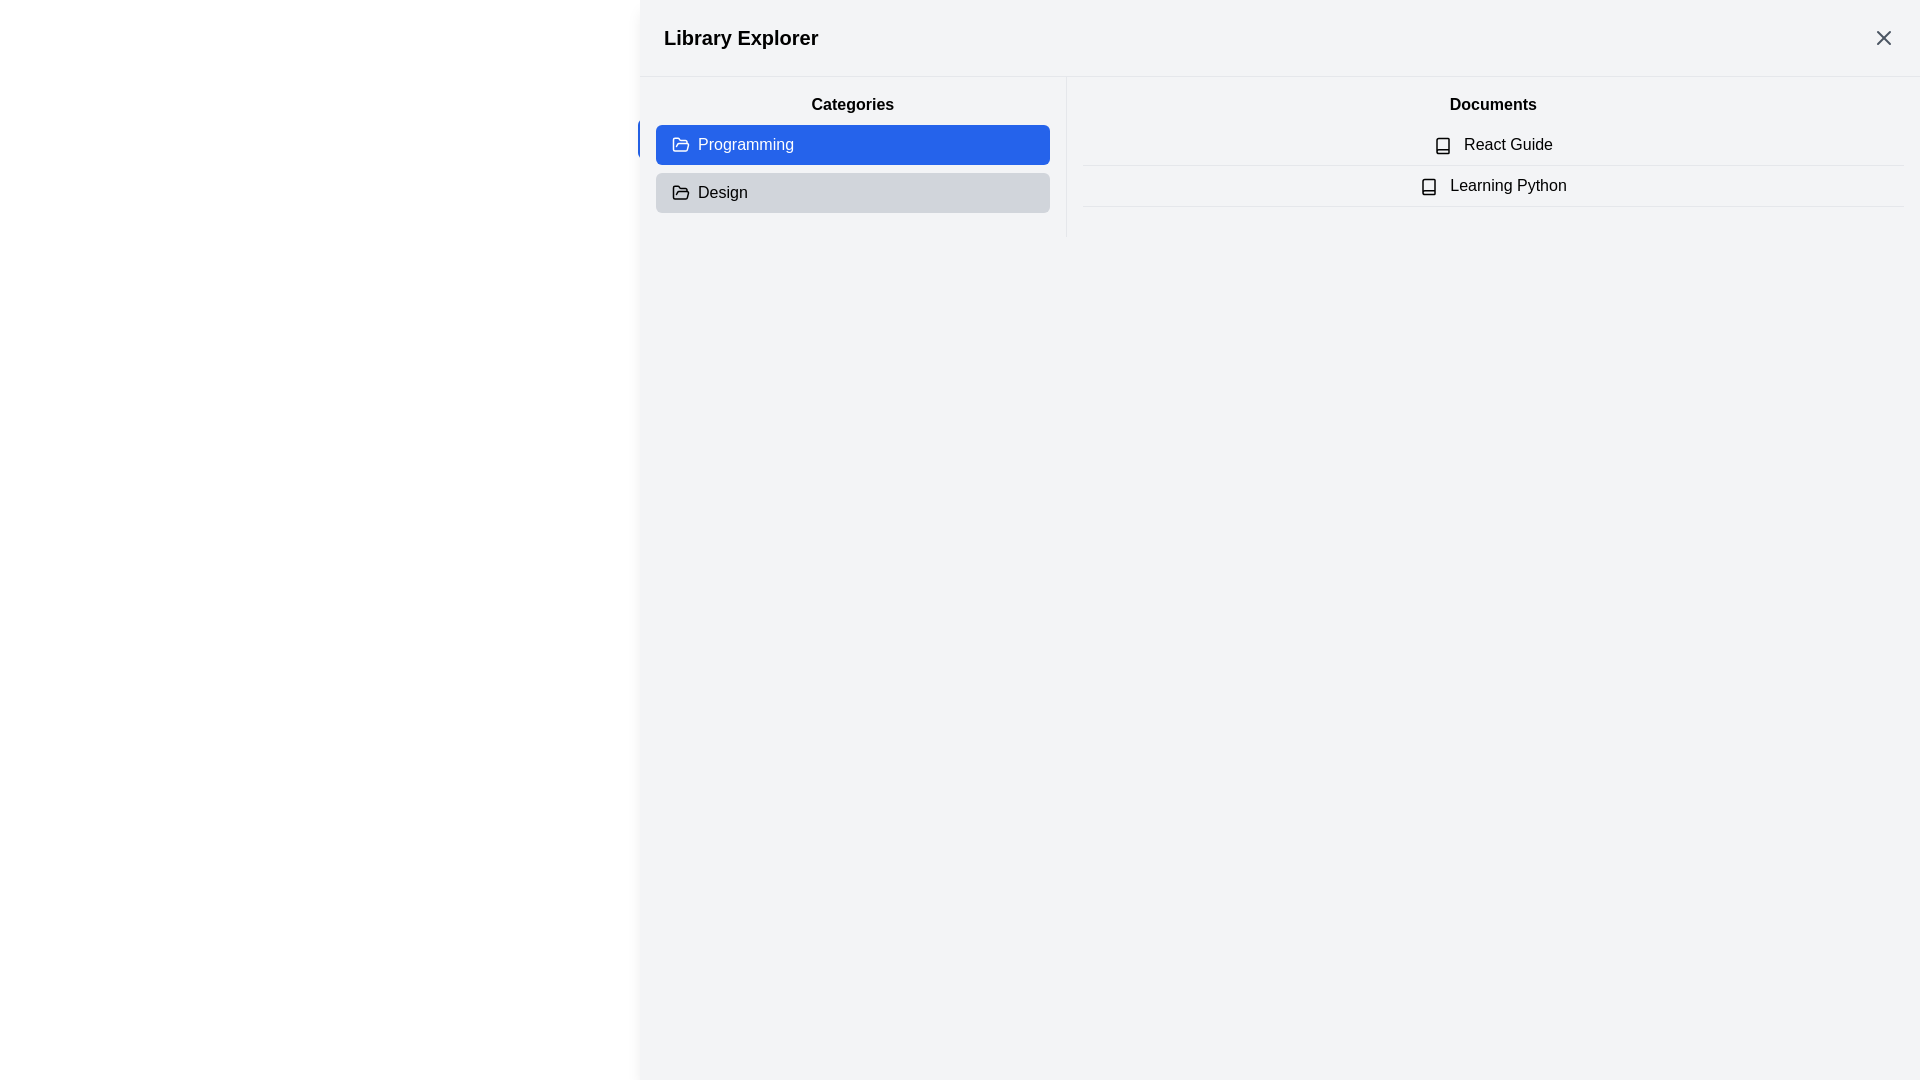 This screenshot has height=1080, width=1920. I want to click on the small, square-shaped 'X' button in the top-right corner of the layout, so click(1882, 38).